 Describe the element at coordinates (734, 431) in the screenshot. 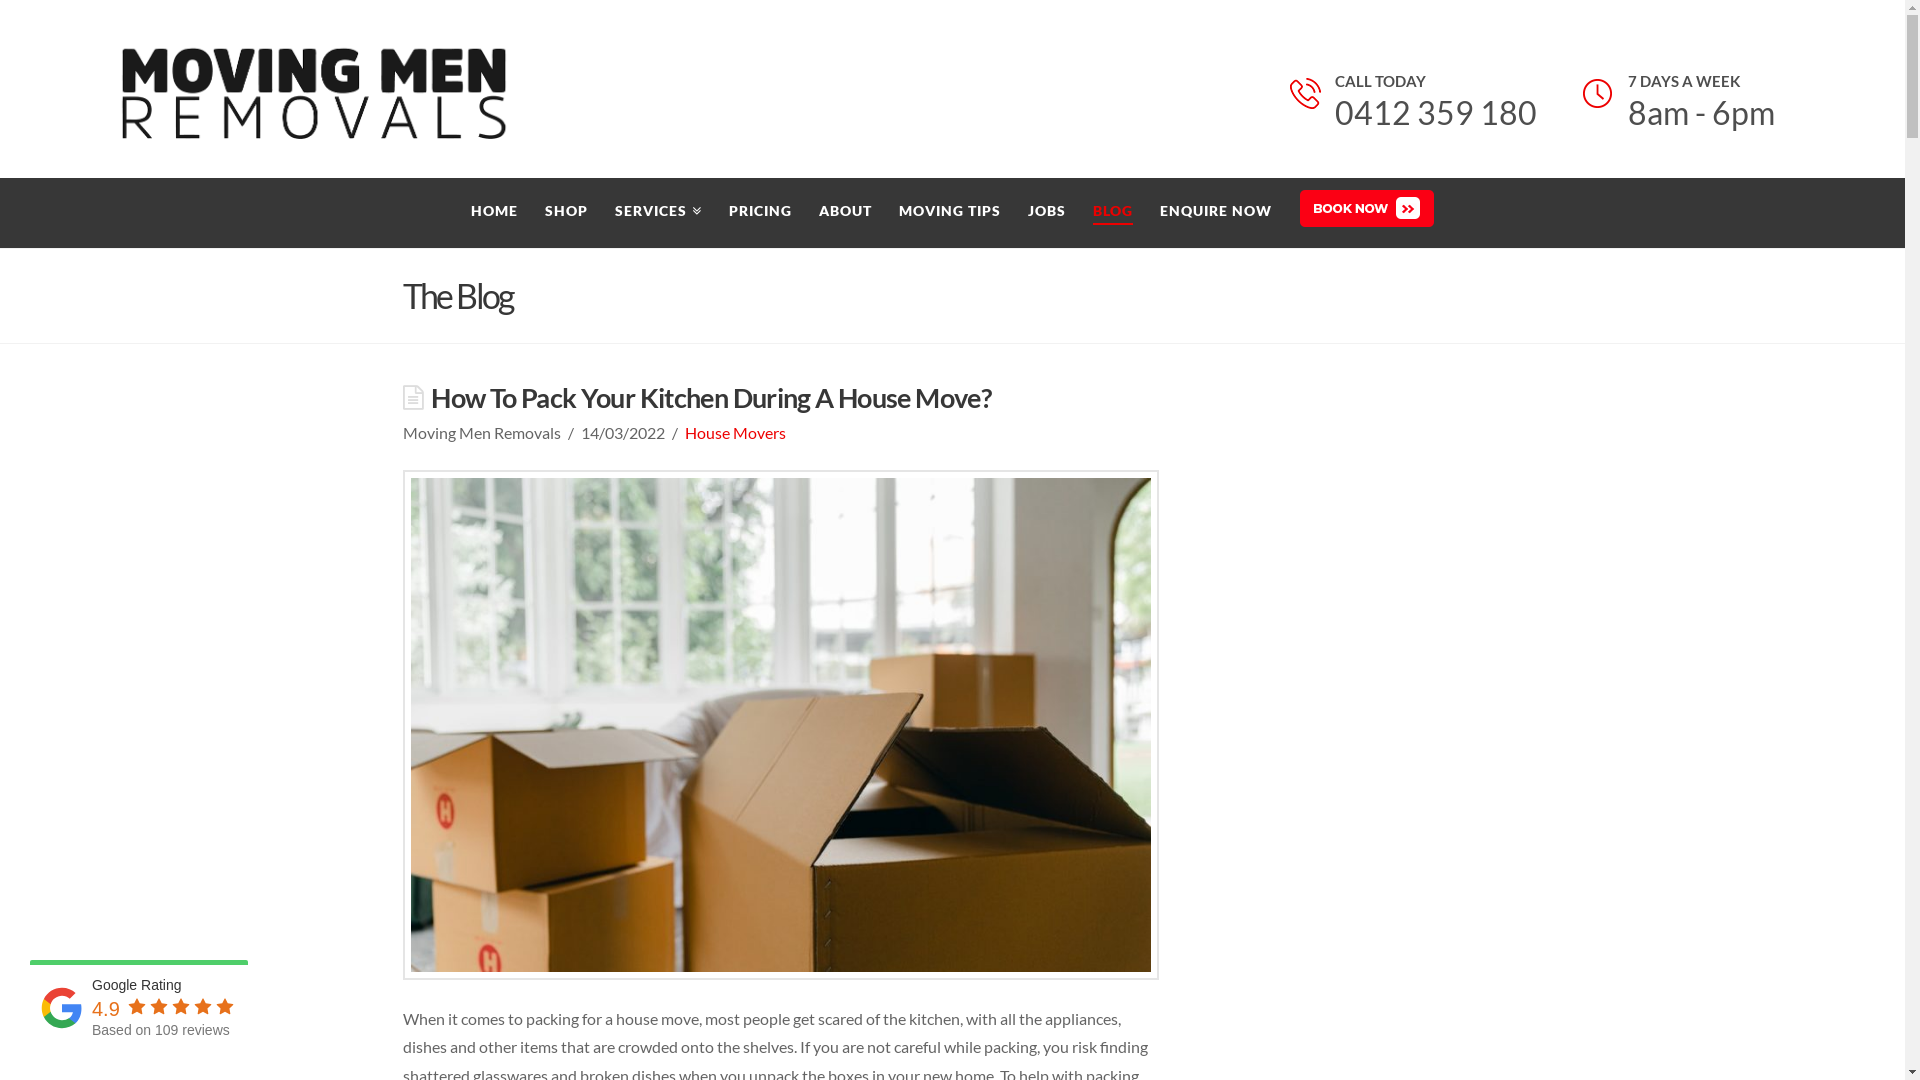

I see `'House Movers'` at that location.